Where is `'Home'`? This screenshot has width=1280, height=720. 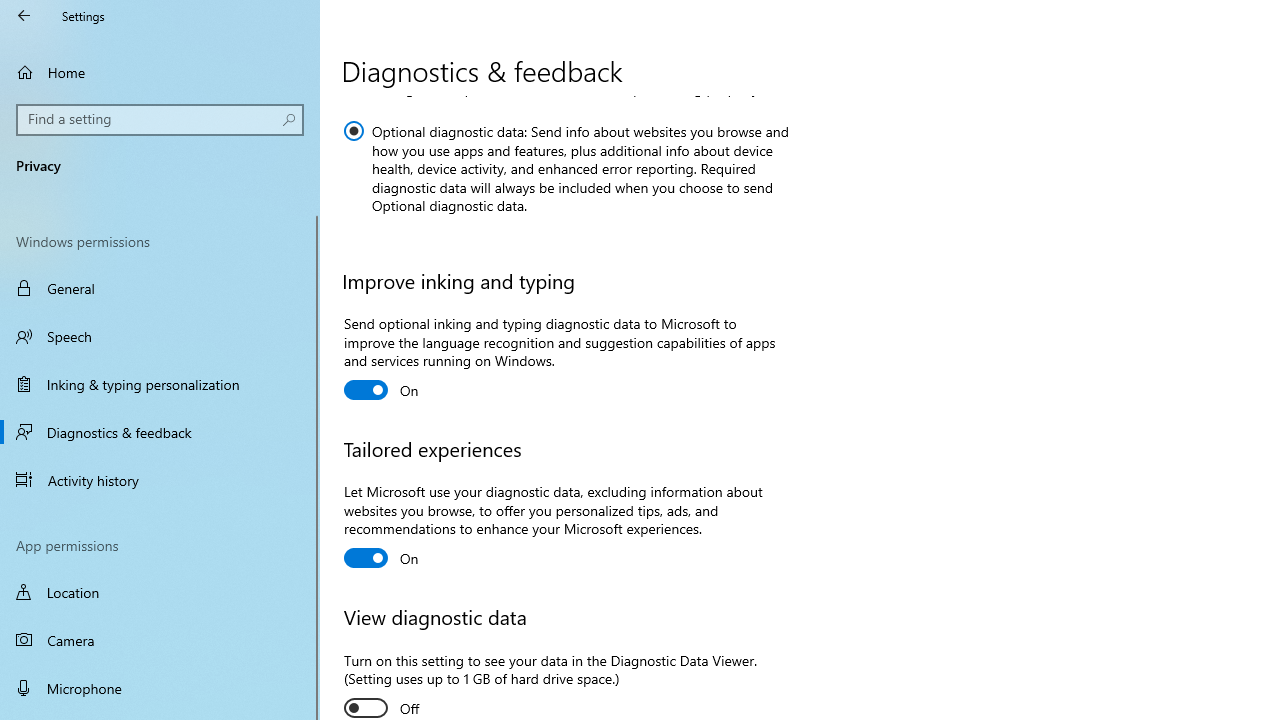 'Home' is located at coordinates (160, 71).